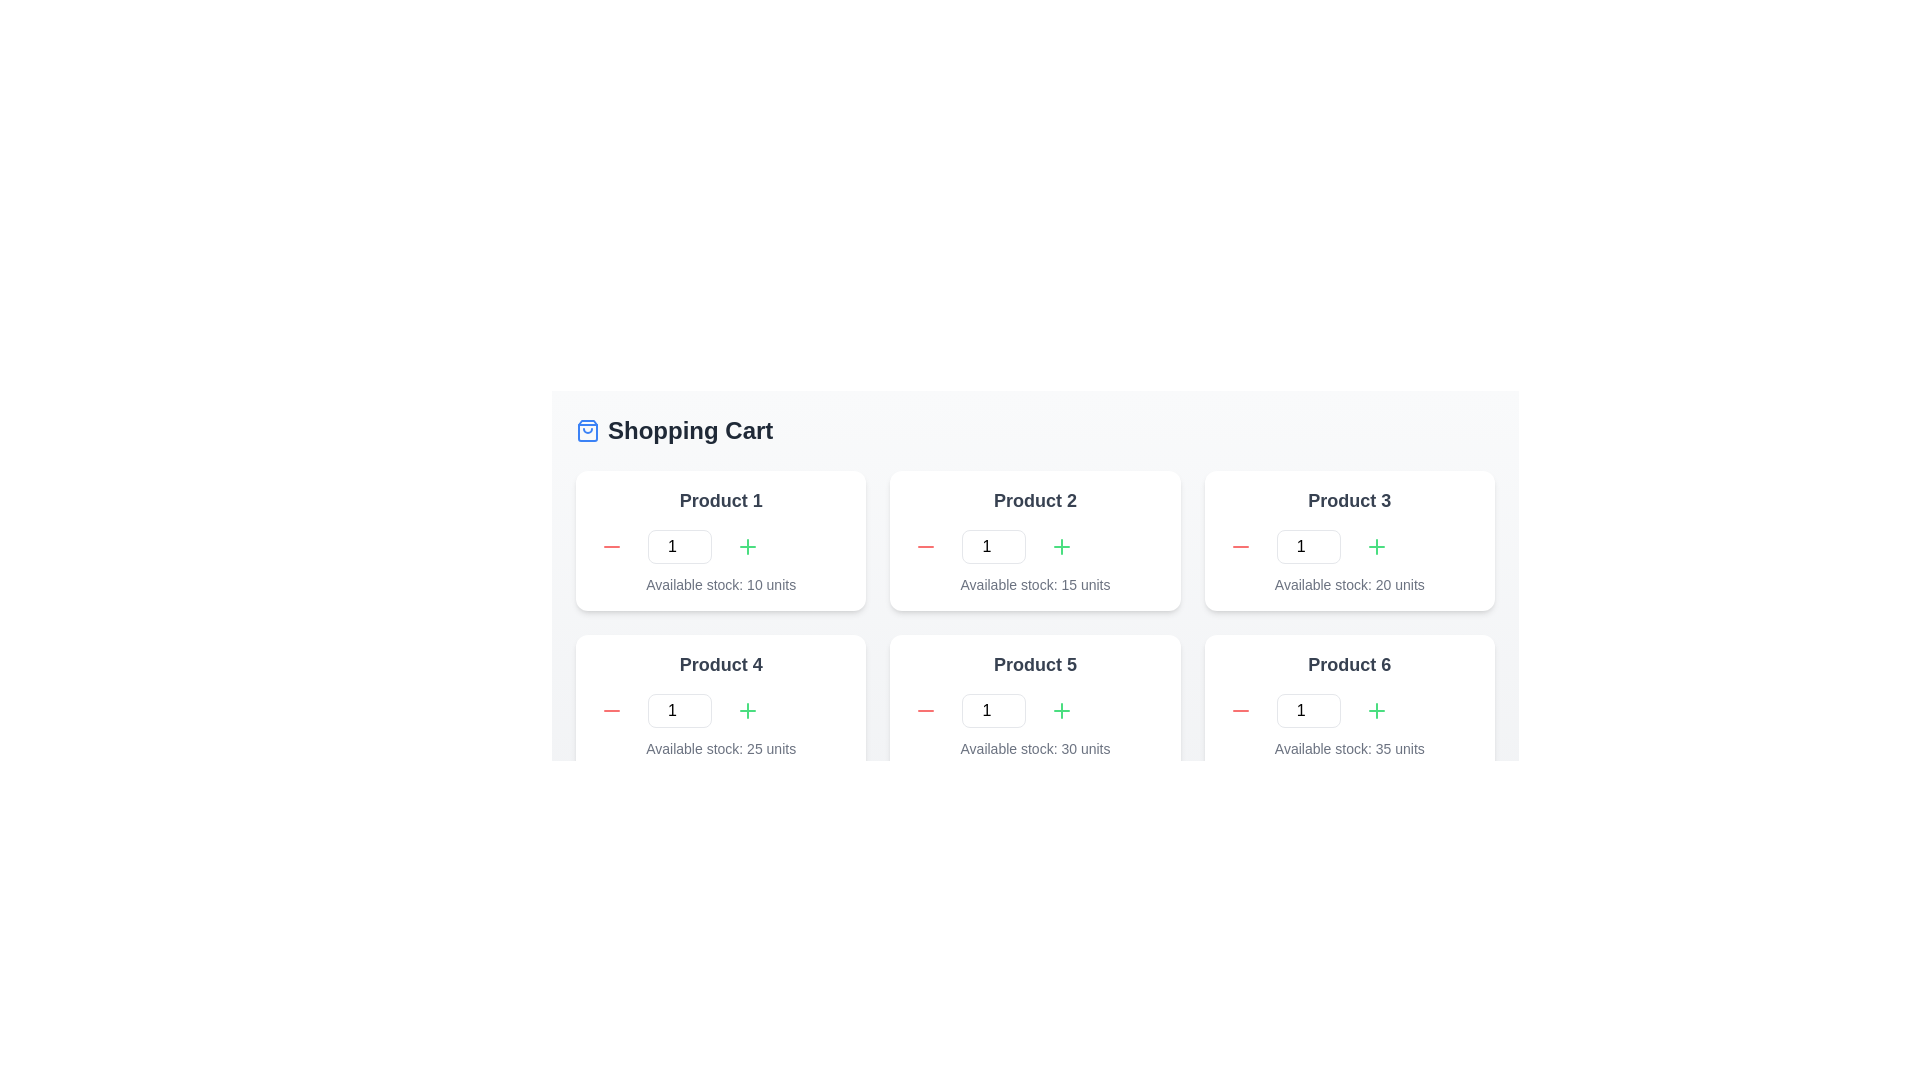  Describe the element at coordinates (690, 430) in the screenshot. I see `the bold, large-sized 'Shopping Cart' text, which is styled in dark gray and positioned near the top center of the interface, to the right of a shopping bag icon` at that location.